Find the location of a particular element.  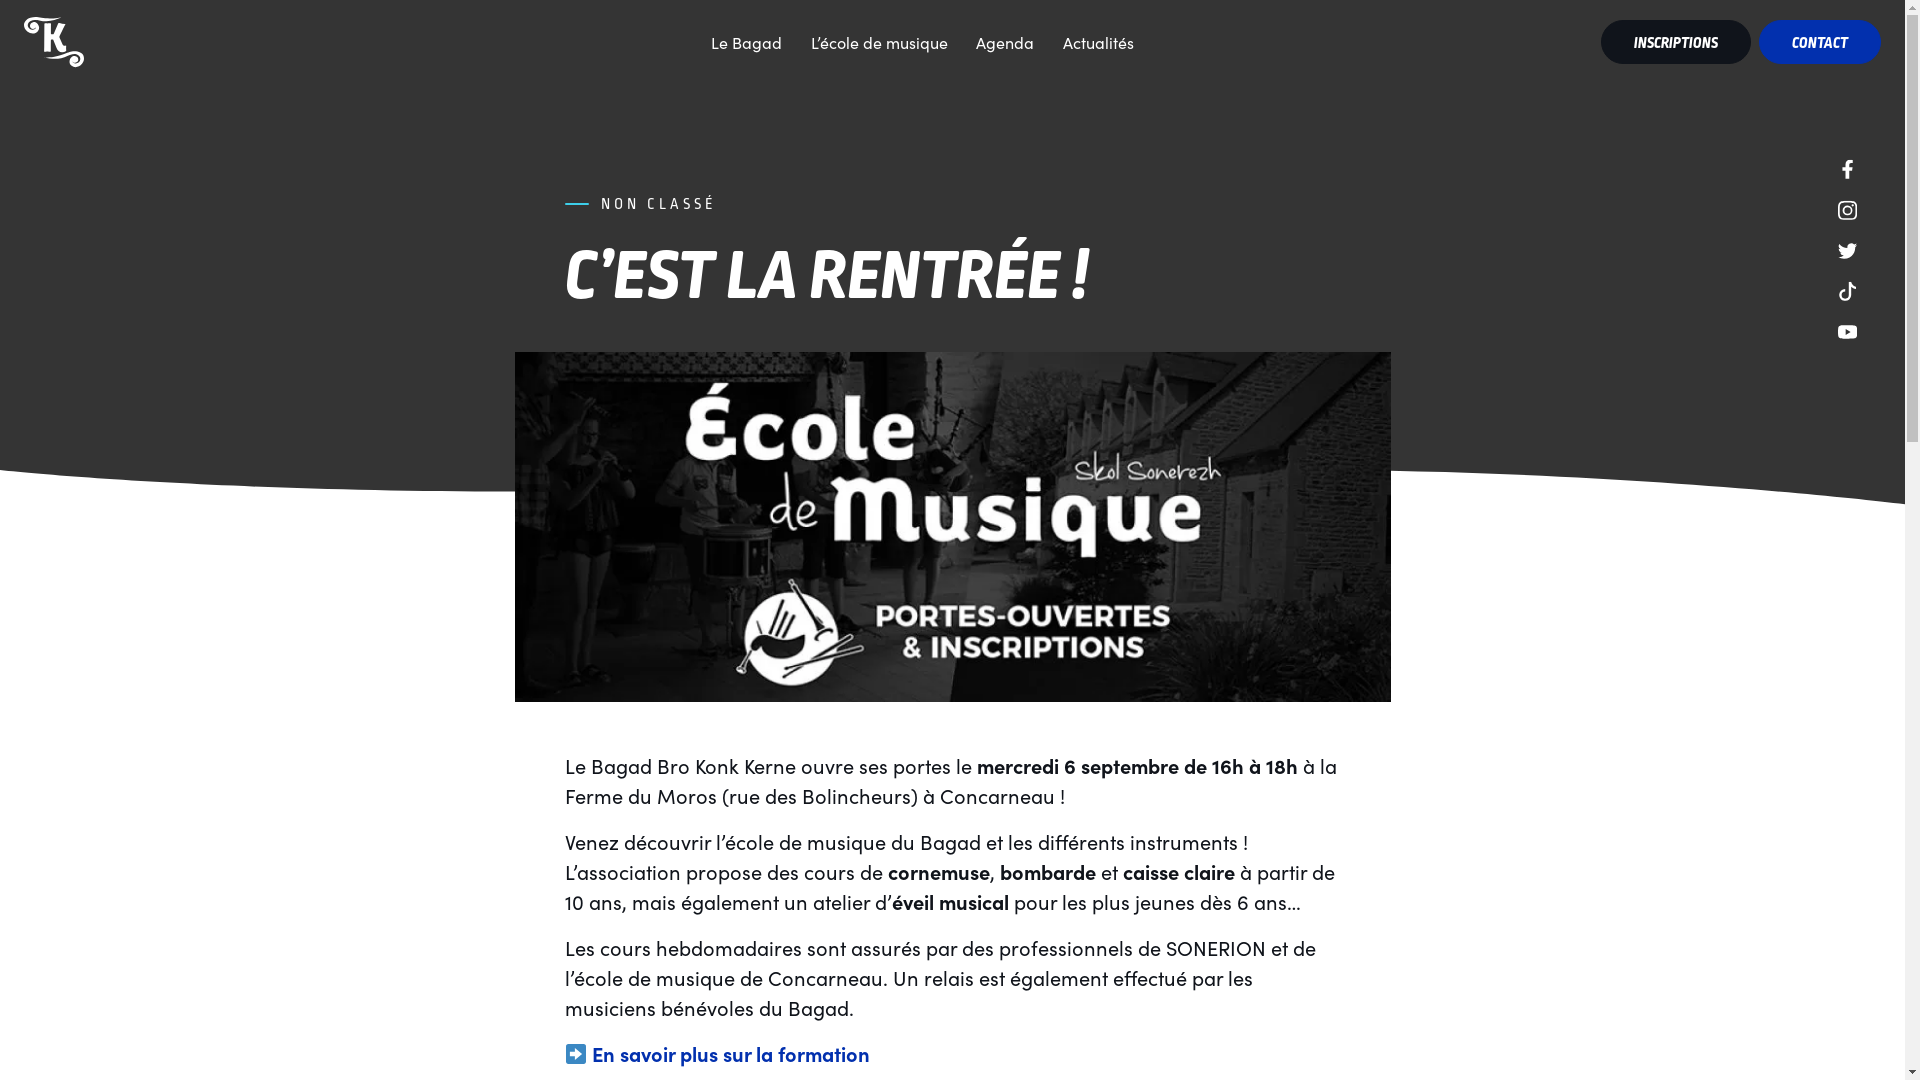

'Bagad Bro Konk Kerne - Concarneau' is located at coordinates (24, 42).